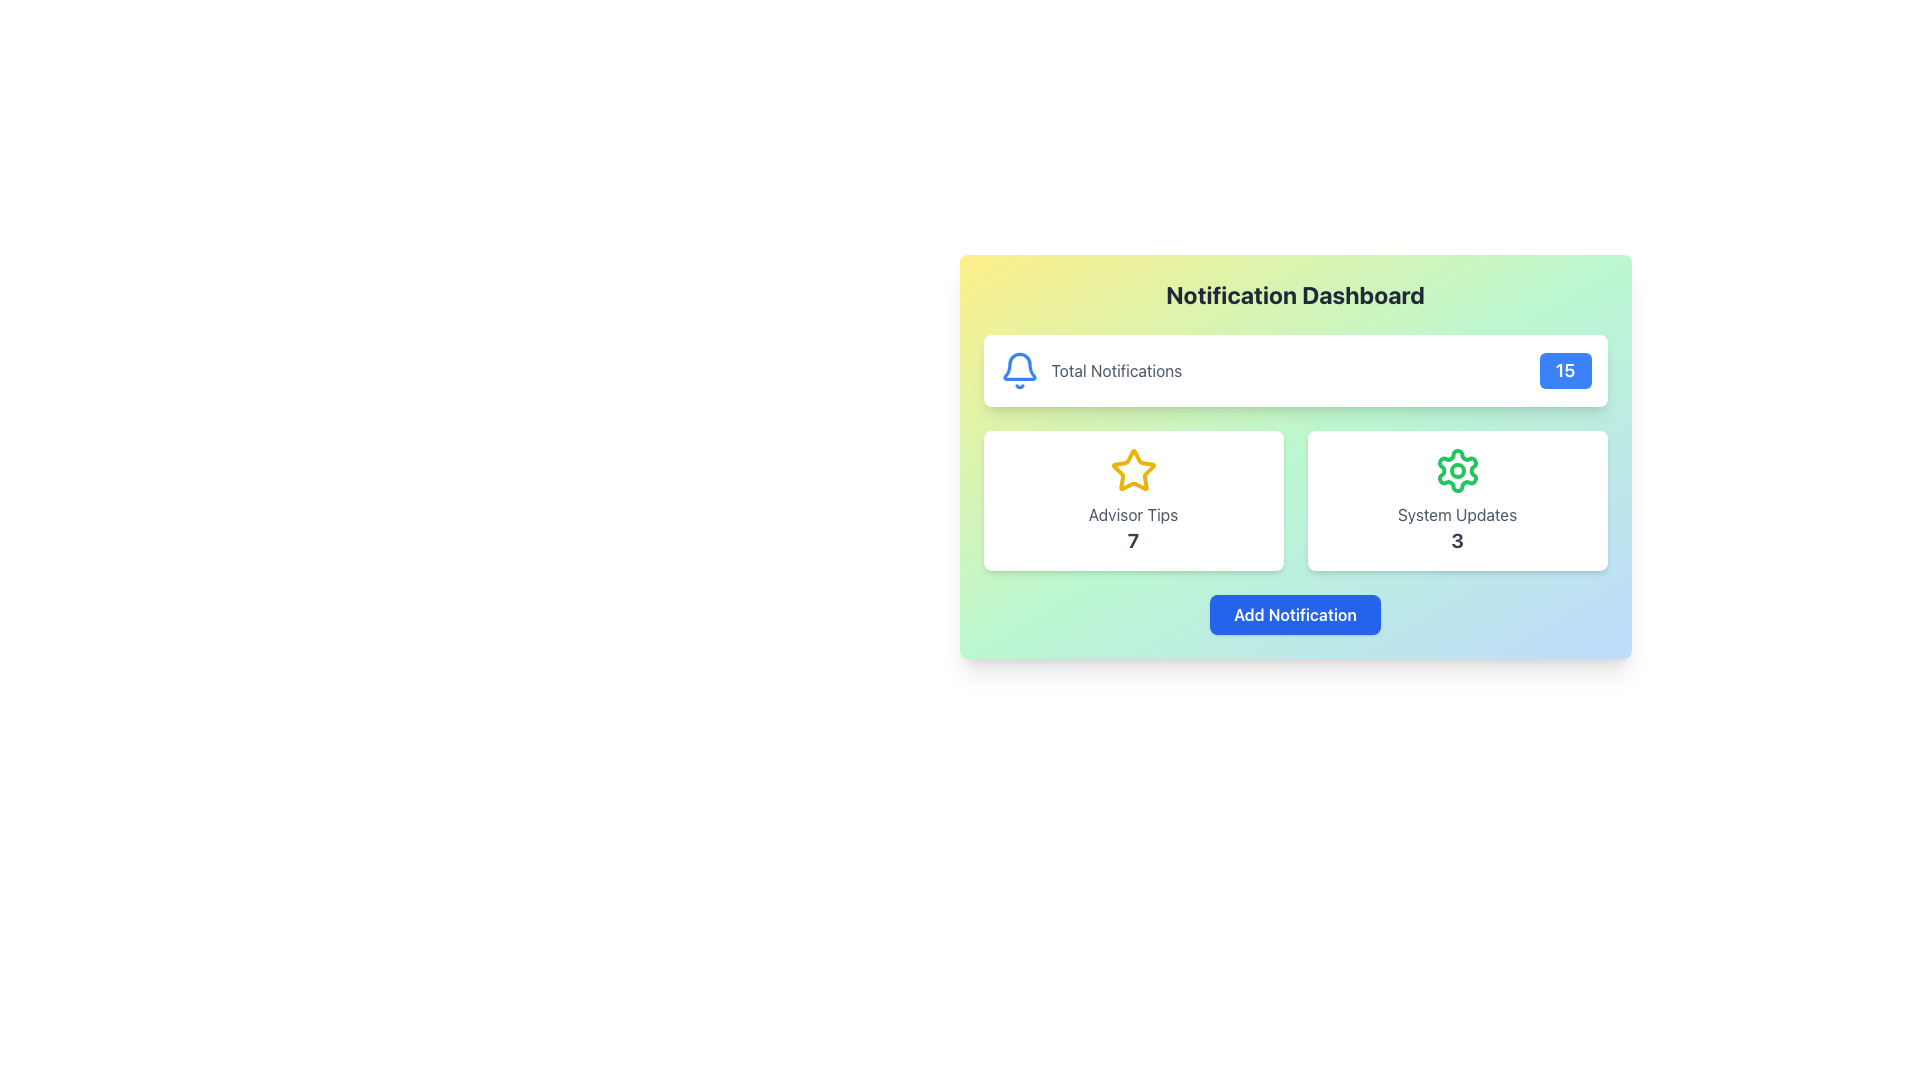 This screenshot has width=1920, height=1080. Describe the element at coordinates (1133, 470) in the screenshot. I see `the decorative icon that signifies the Advisor Tips section, located centrally within the 'Advisor Tips' card on the notification dashboard` at that location.